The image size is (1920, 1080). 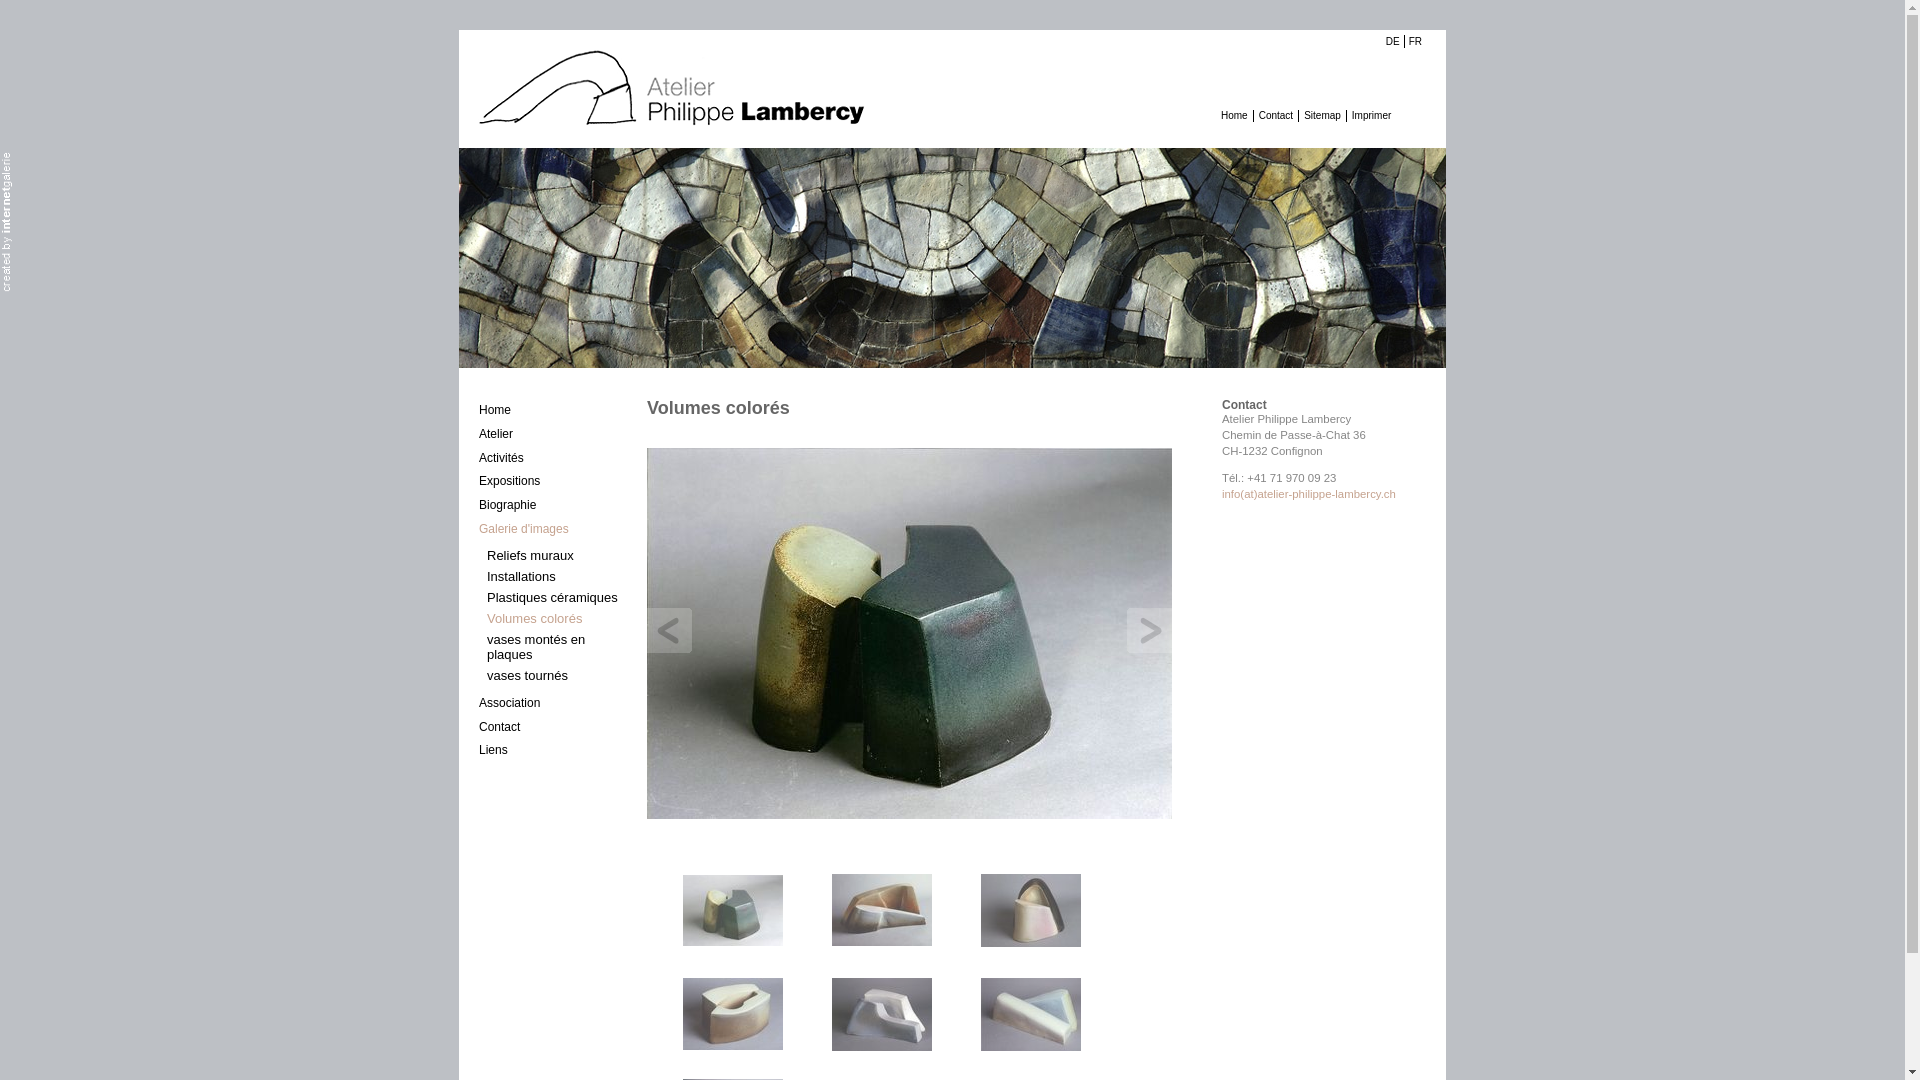 I want to click on 'Reliefs muraux', so click(x=552, y=555).